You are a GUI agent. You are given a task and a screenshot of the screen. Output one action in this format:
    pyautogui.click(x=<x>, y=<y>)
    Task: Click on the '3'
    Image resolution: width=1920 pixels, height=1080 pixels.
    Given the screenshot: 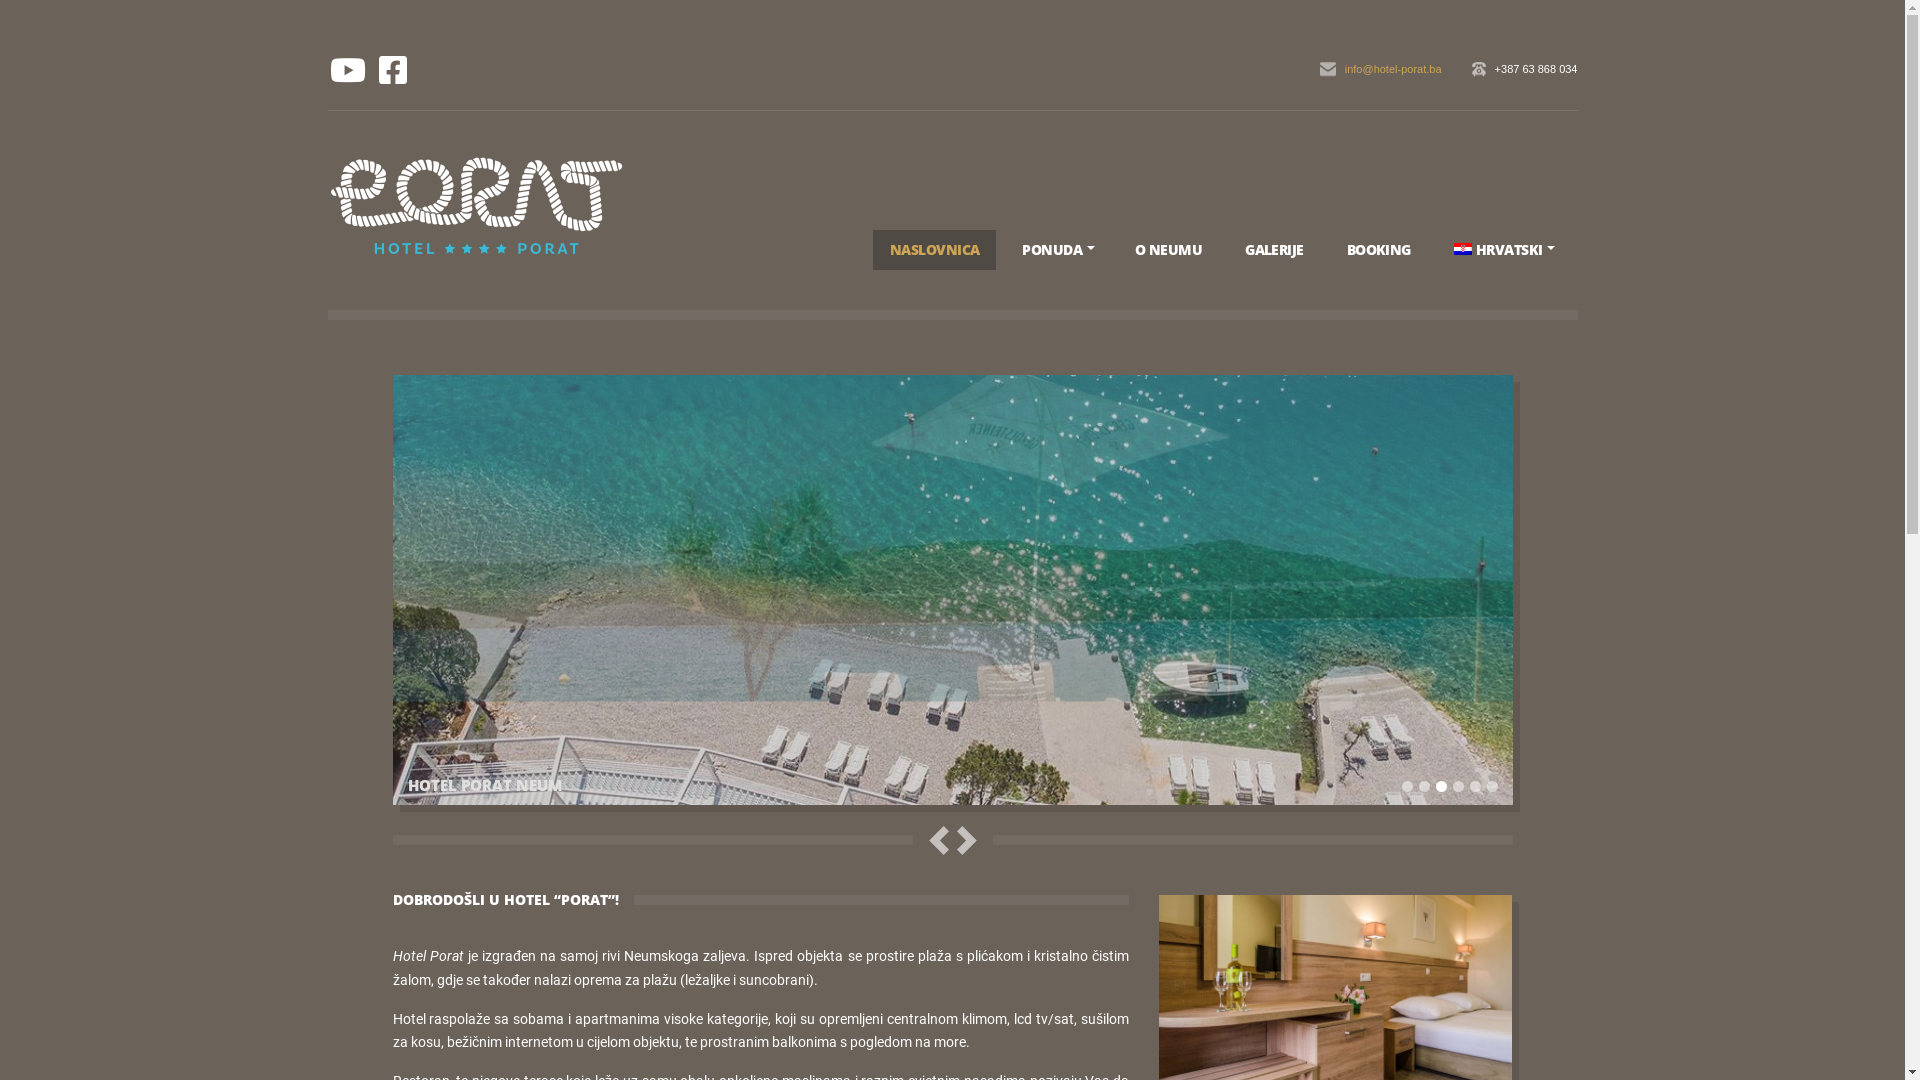 What is the action you would take?
    pyautogui.click(x=1441, y=785)
    